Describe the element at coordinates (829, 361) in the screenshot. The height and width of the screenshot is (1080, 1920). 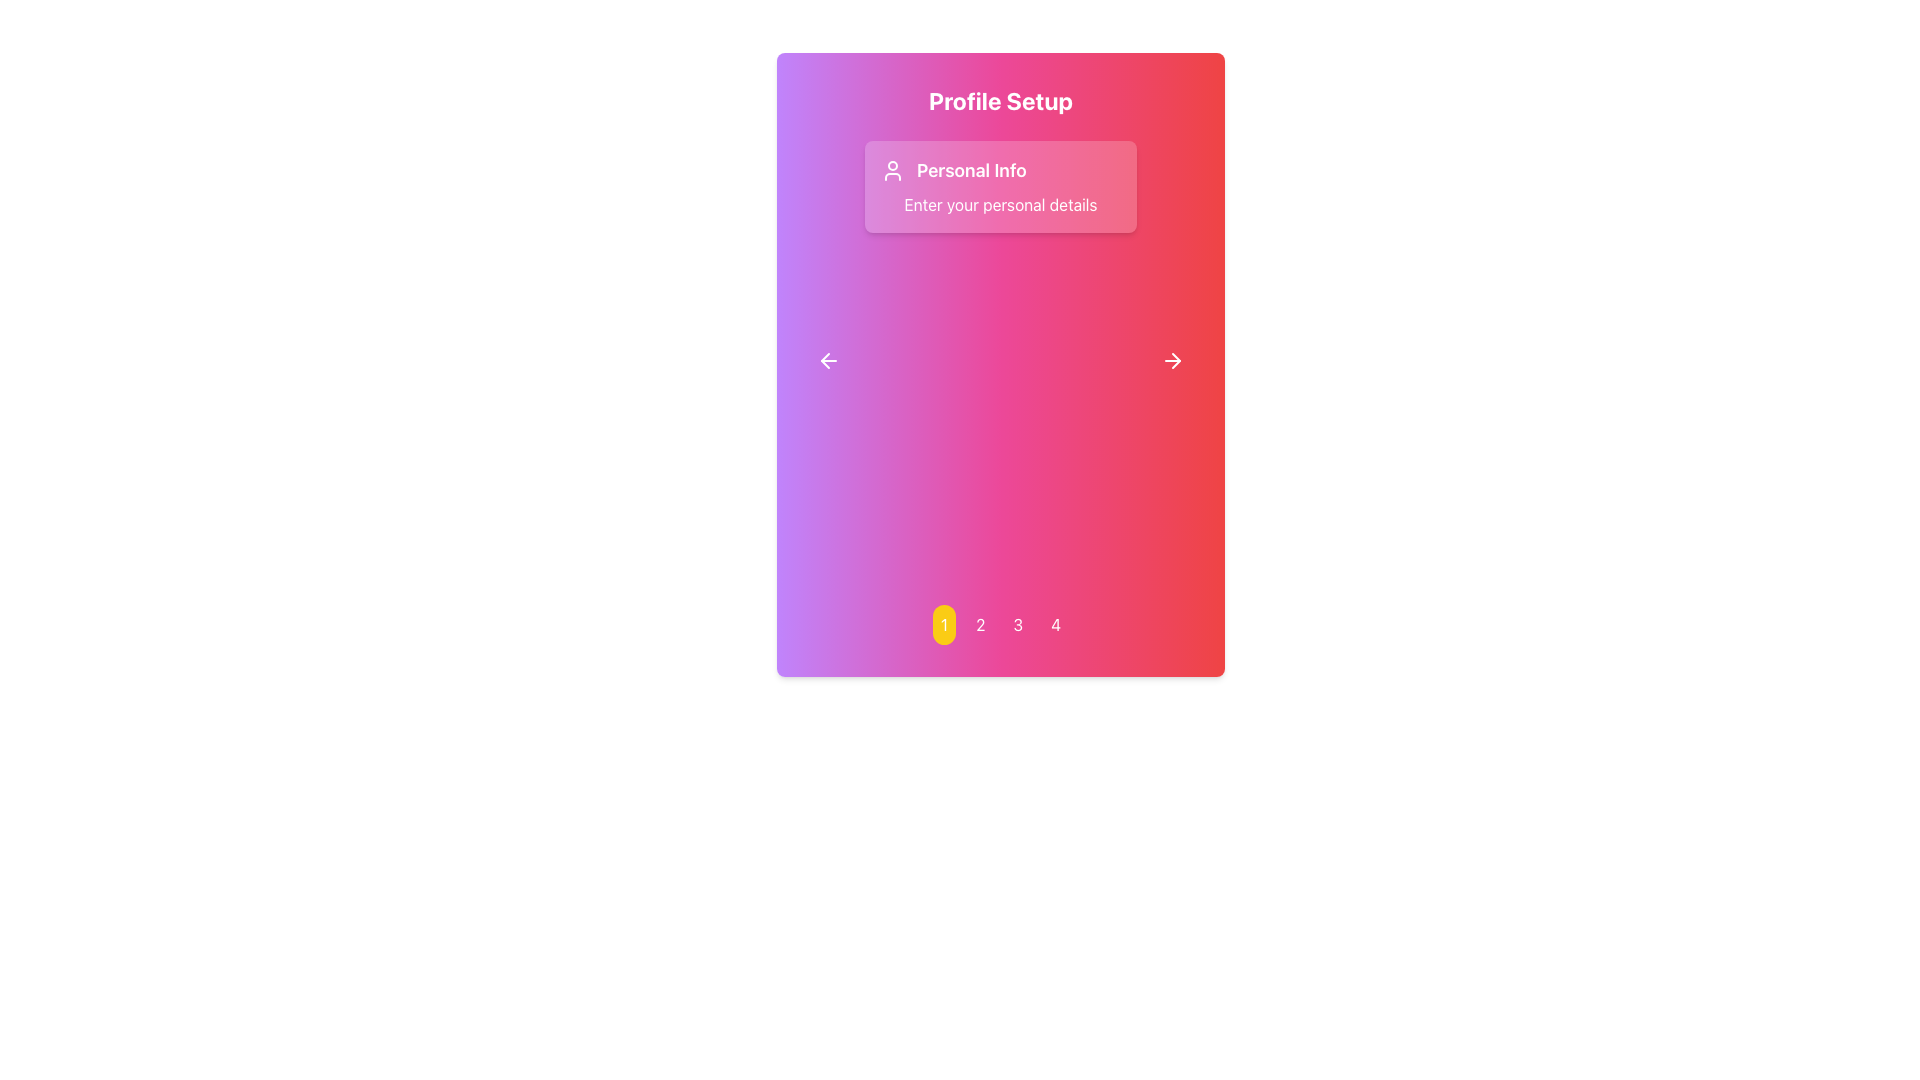
I see `the backward navigation button located in the left-hand section of the modal` at that location.